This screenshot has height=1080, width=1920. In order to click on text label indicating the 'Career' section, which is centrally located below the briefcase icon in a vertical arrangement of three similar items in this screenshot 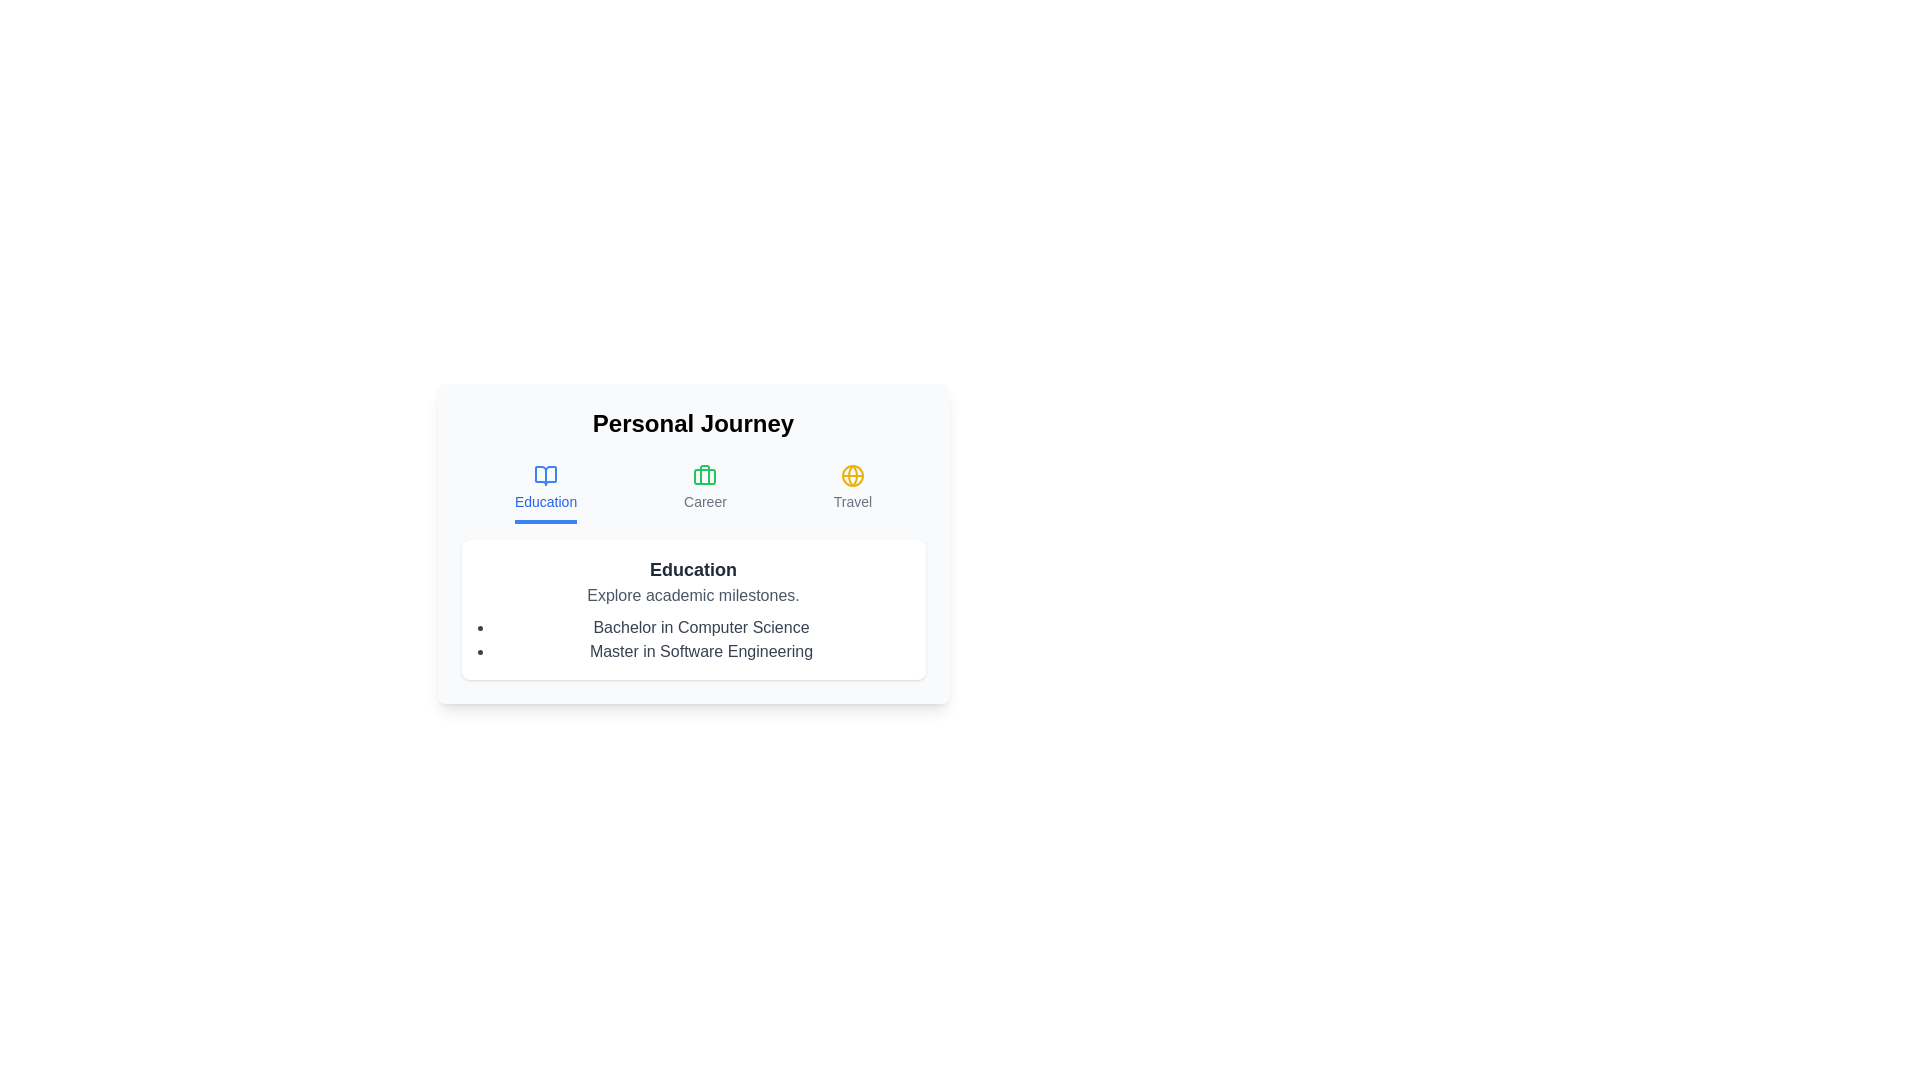, I will do `click(705, 500)`.